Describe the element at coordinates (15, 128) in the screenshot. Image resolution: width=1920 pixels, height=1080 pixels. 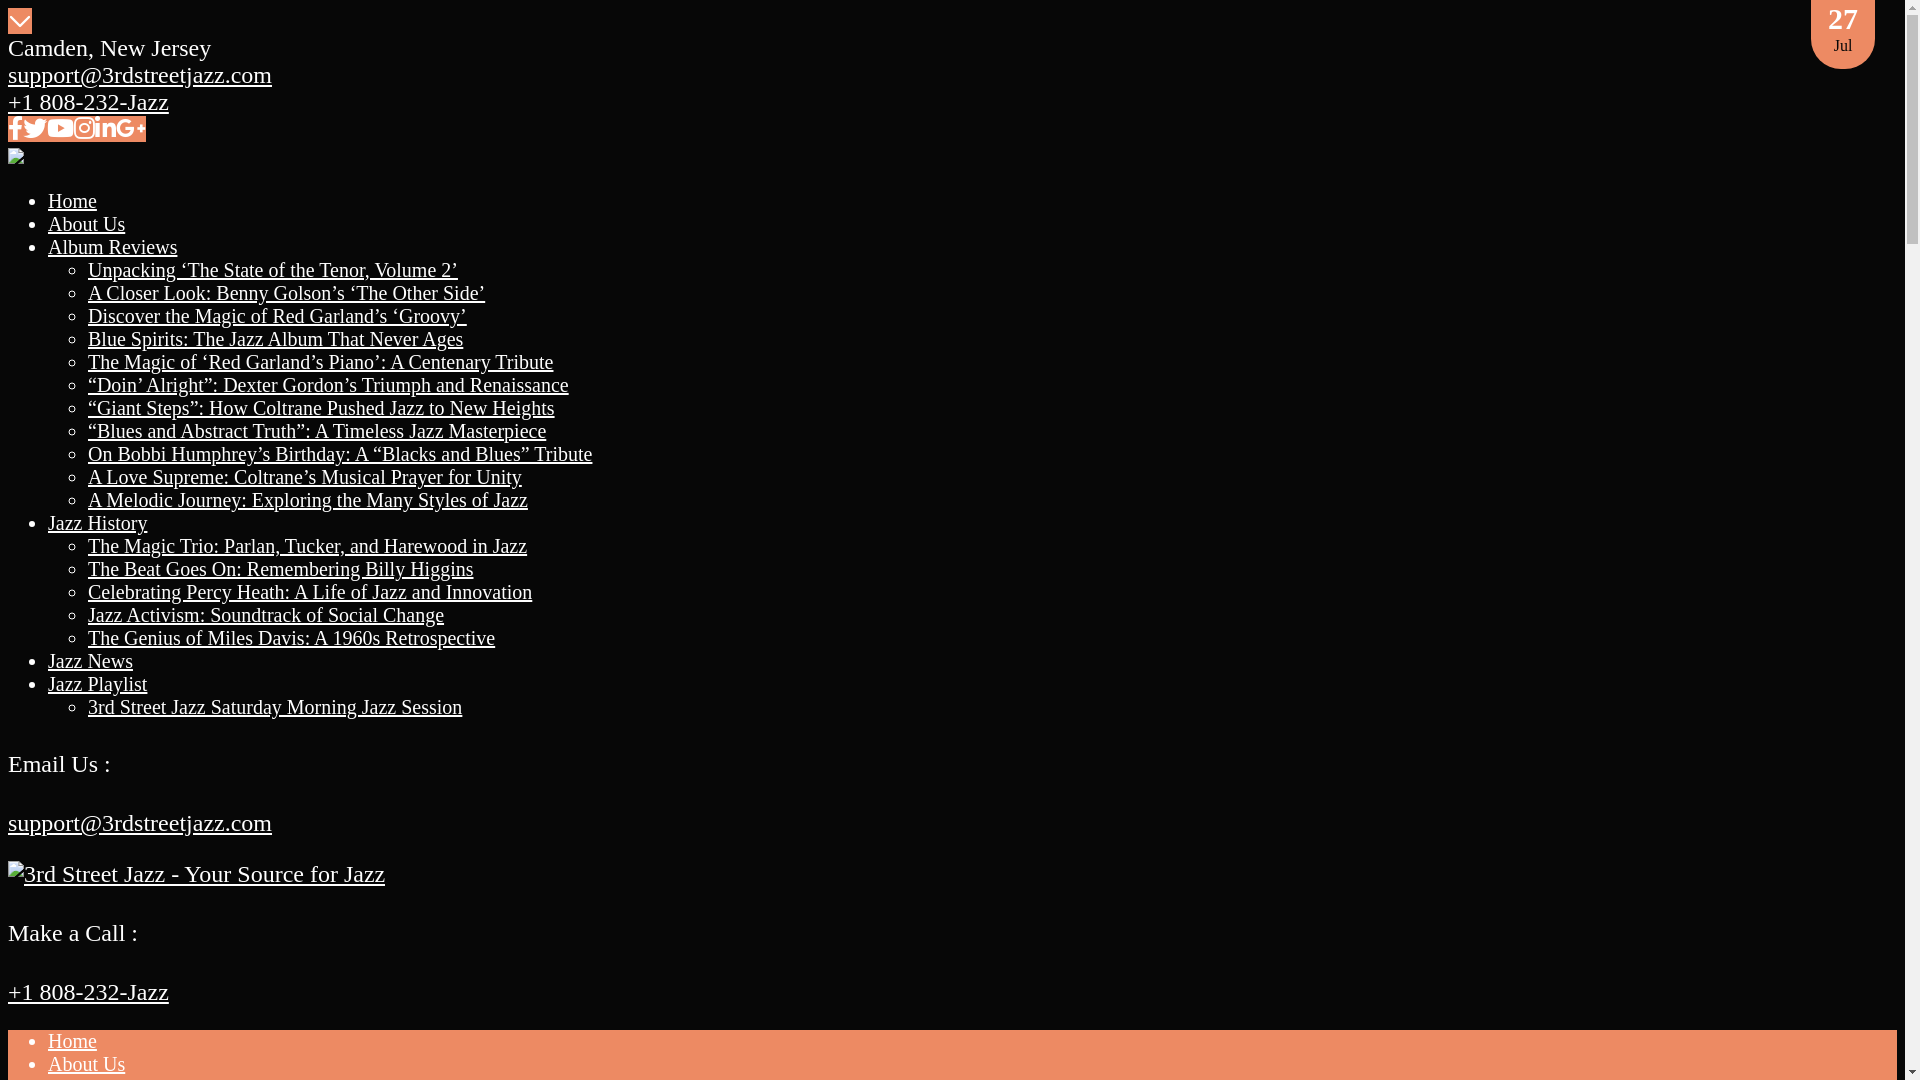
I see `'facebook-f'` at that location.